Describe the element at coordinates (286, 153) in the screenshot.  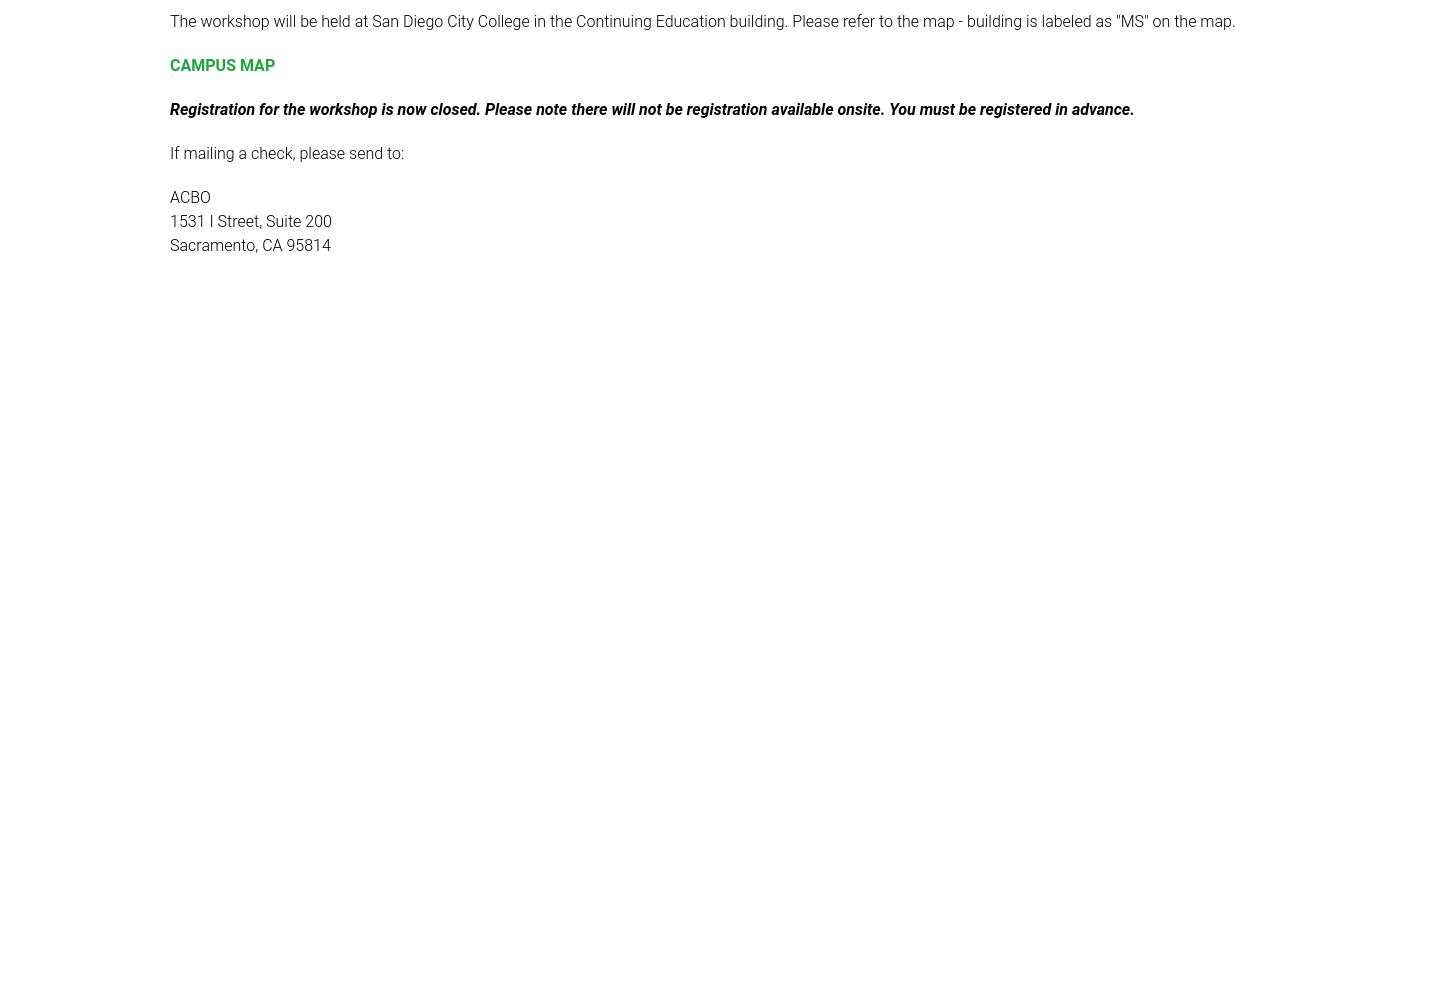
I see `'If mailing a check, please send to:'` at that location.